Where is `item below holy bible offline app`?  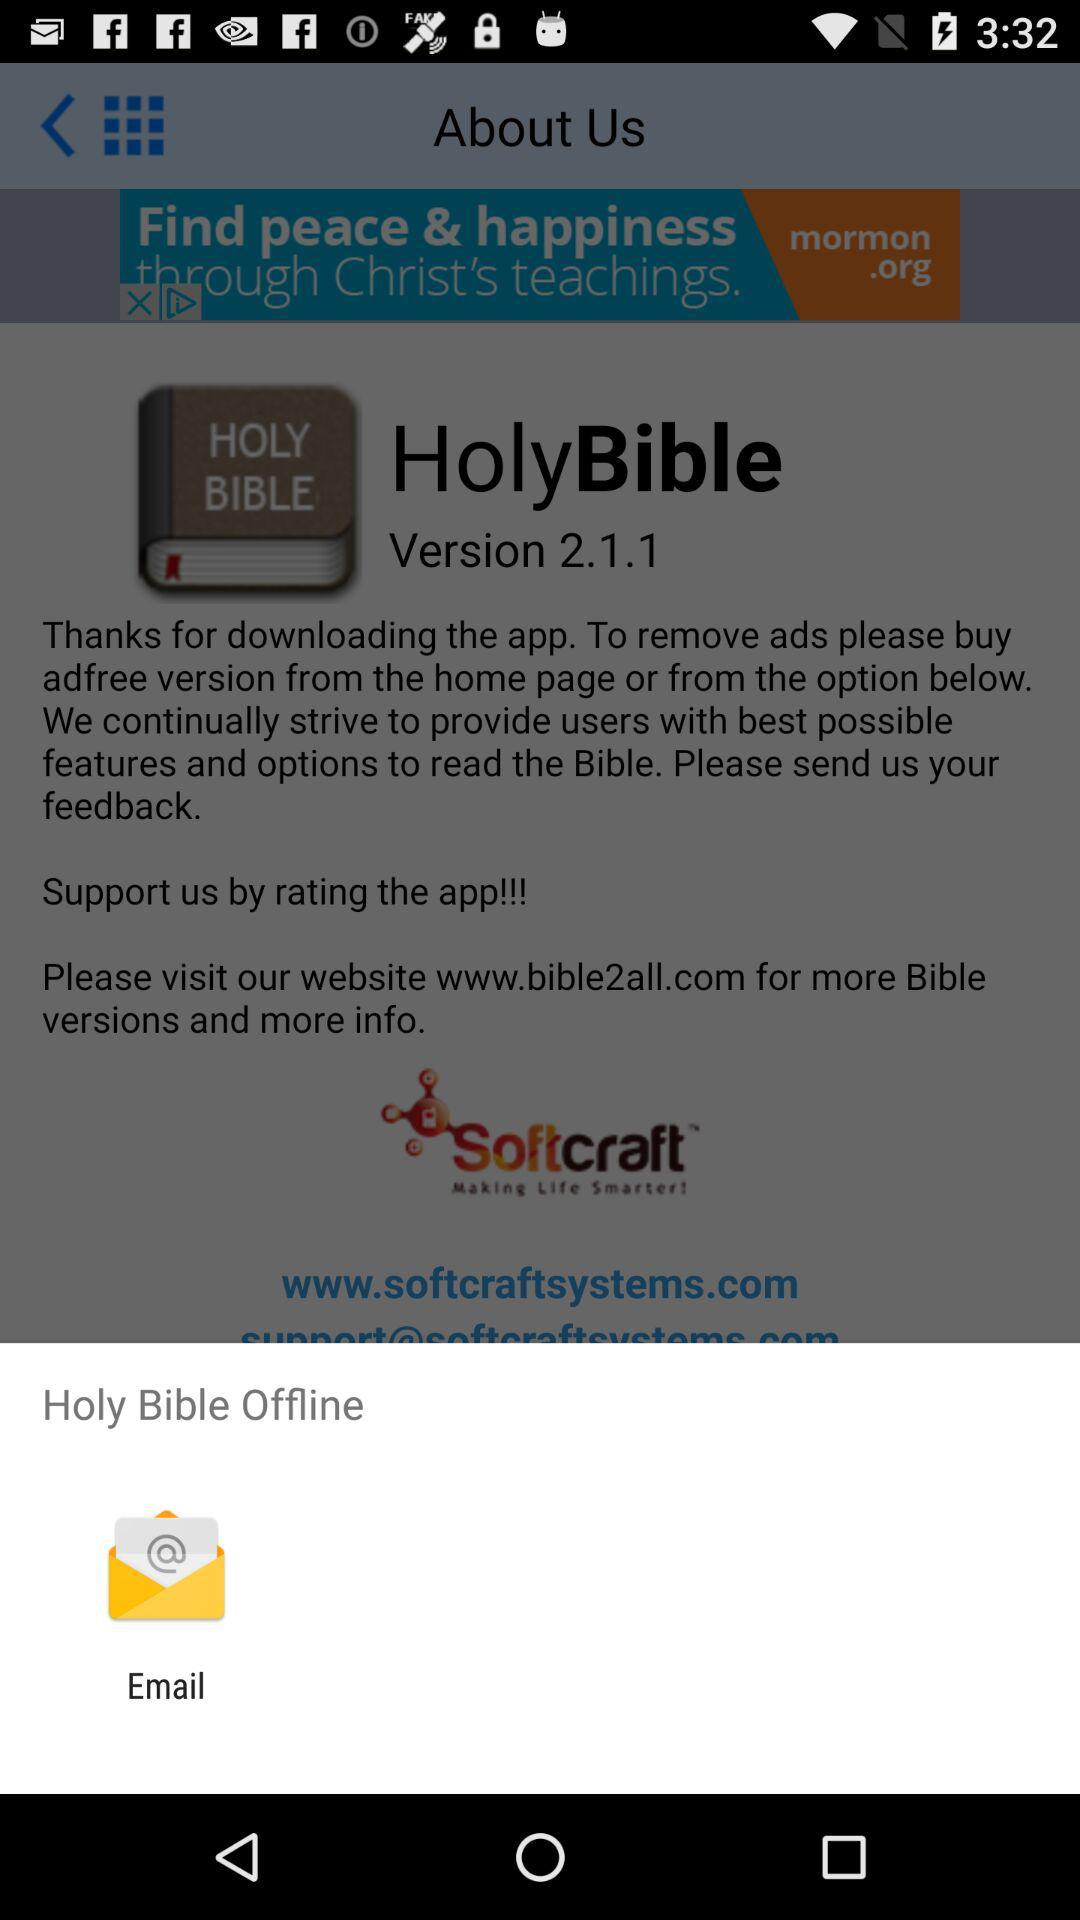 item below holy bible offline app is located at coordinates (165, 1567).